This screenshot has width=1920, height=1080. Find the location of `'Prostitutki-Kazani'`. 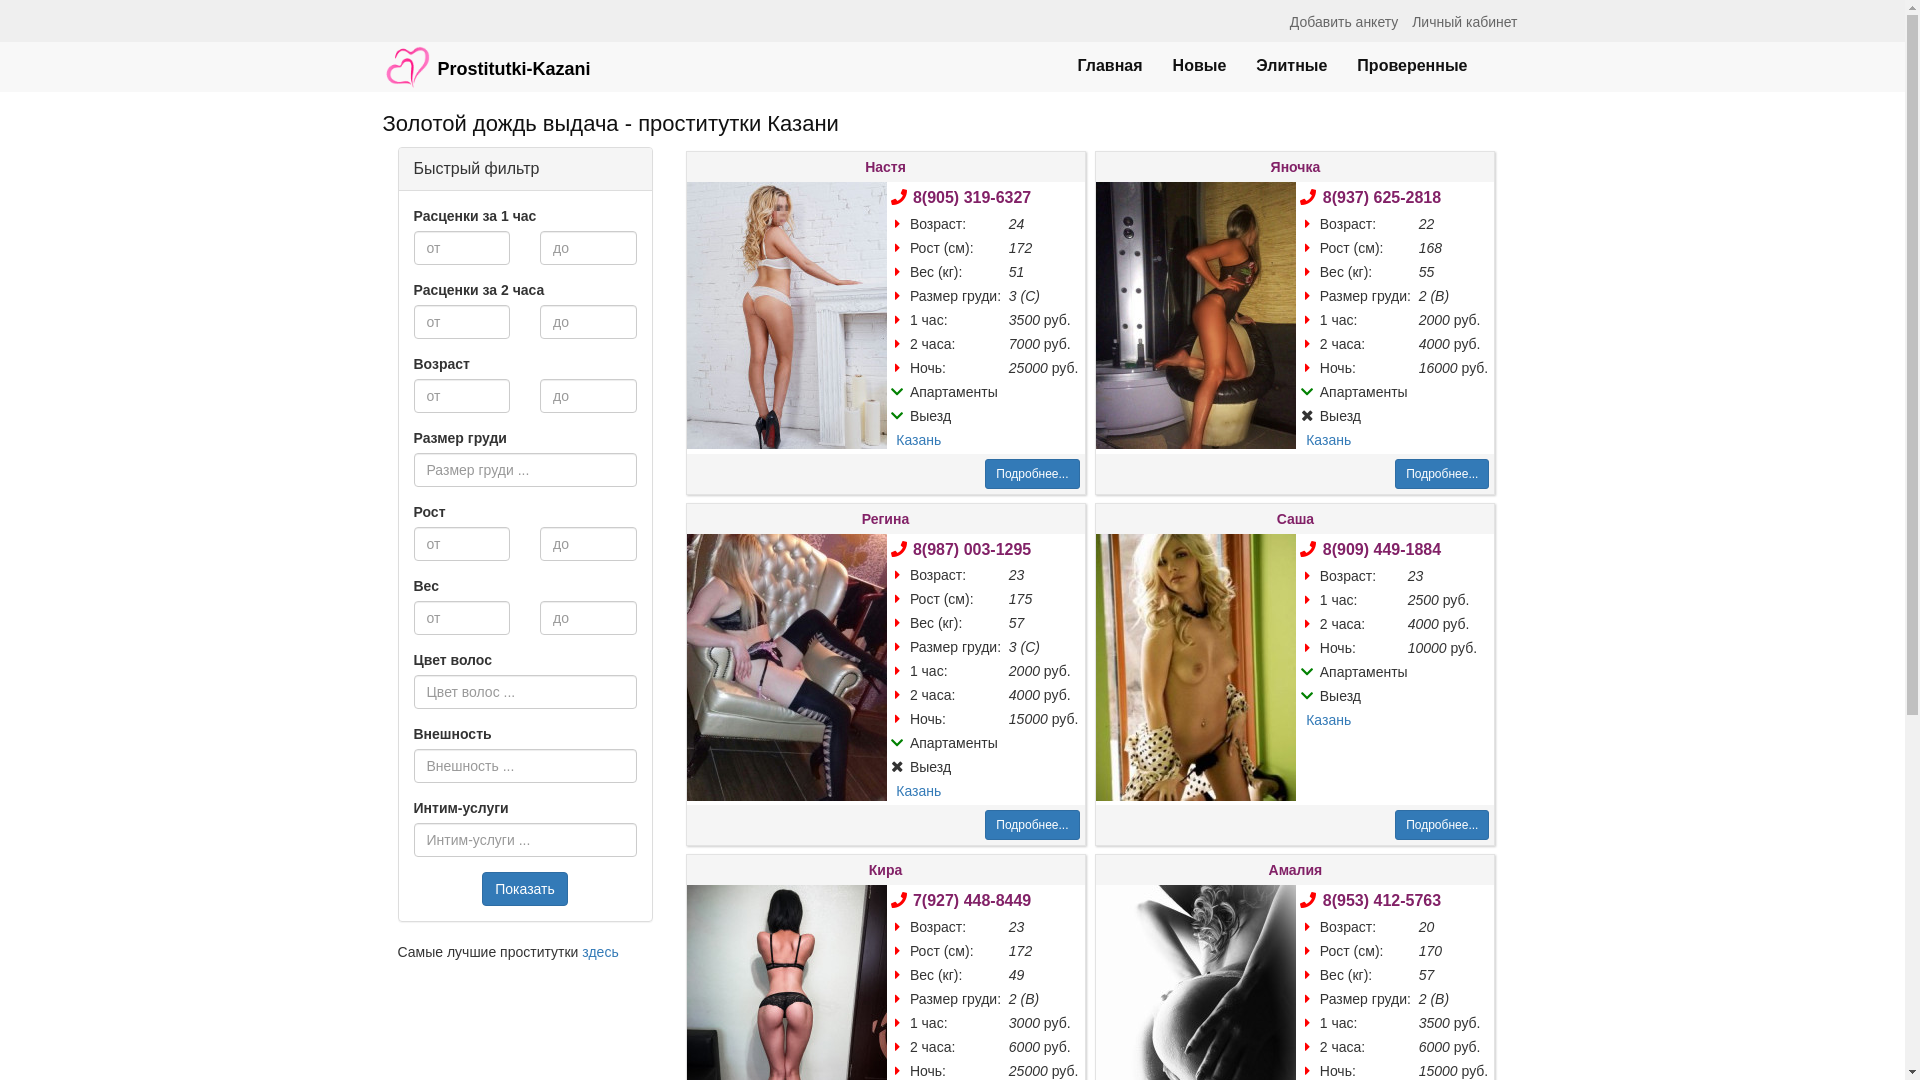

'Prostitutki-Kazani' is located at coordinates (486, 56).